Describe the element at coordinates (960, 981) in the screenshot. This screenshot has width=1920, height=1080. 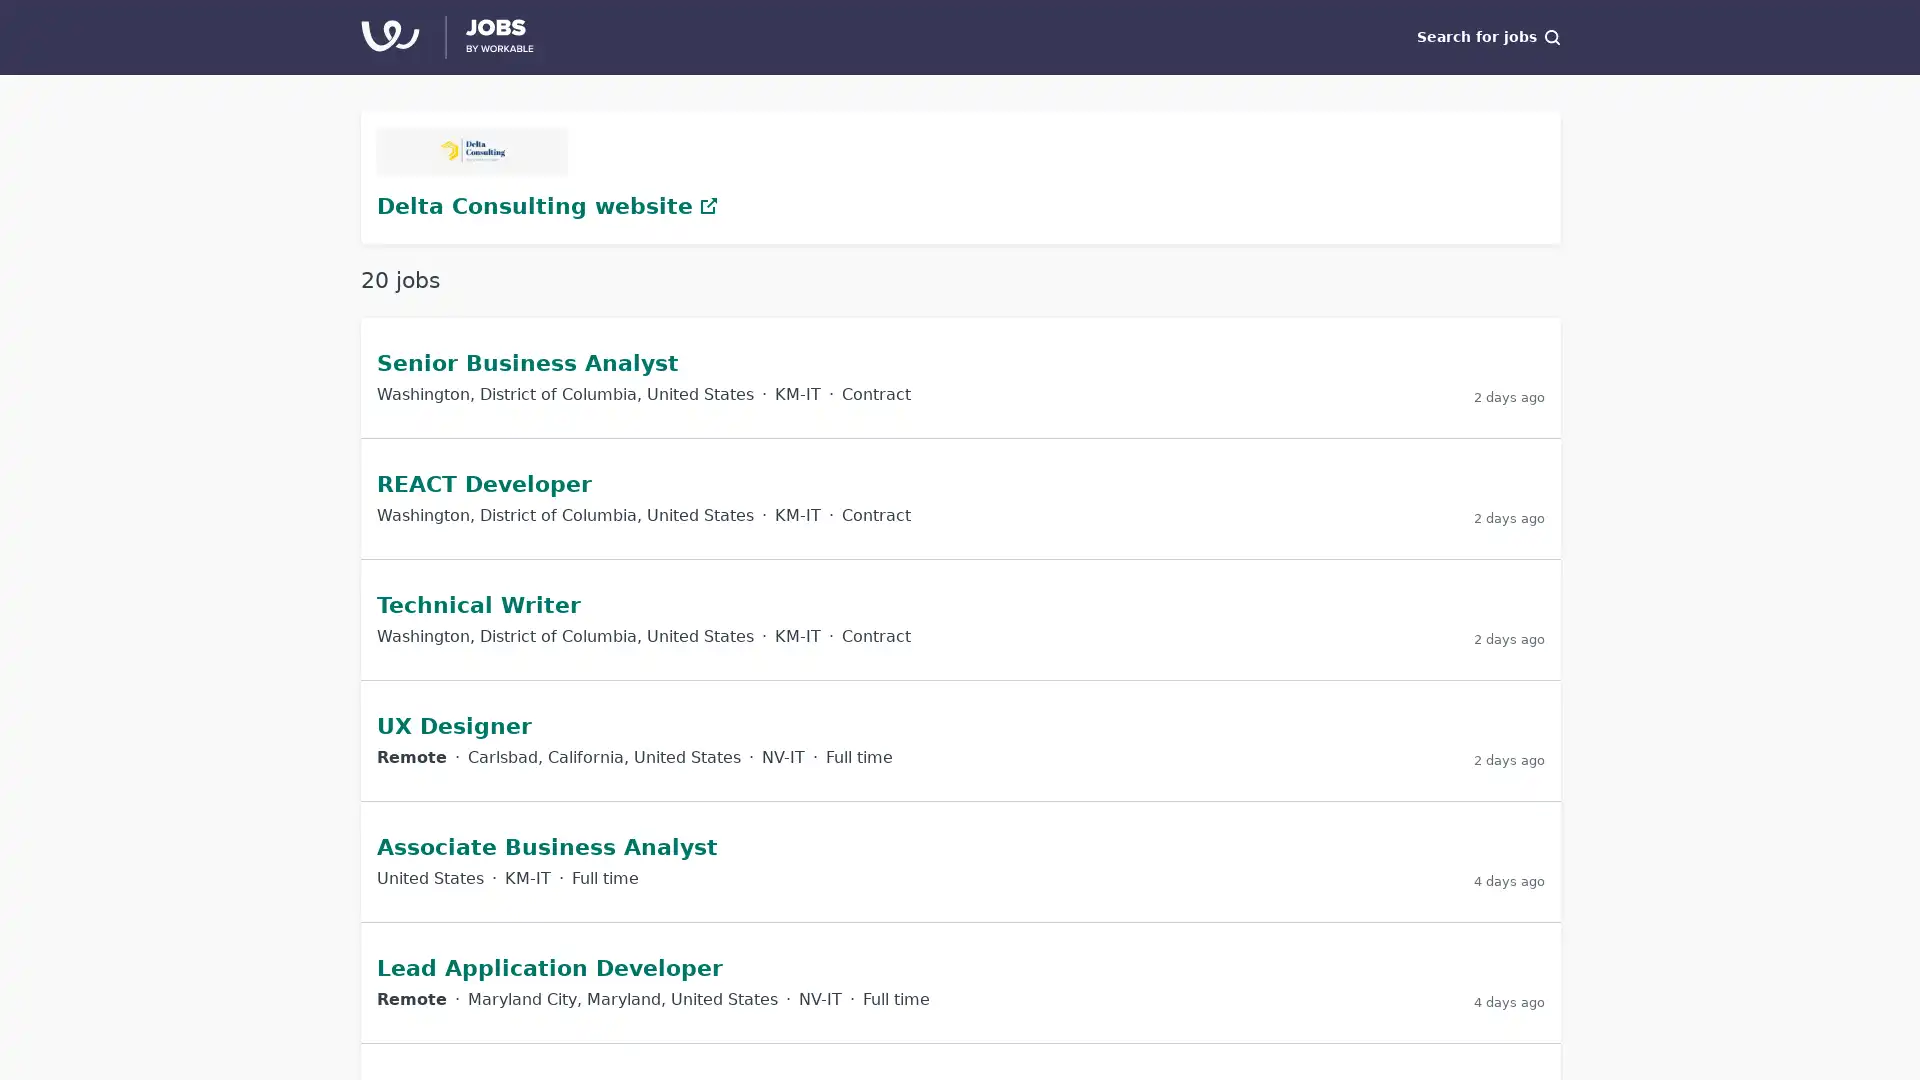
I see `Lead Application Developer at Delta Consulting` at that location.